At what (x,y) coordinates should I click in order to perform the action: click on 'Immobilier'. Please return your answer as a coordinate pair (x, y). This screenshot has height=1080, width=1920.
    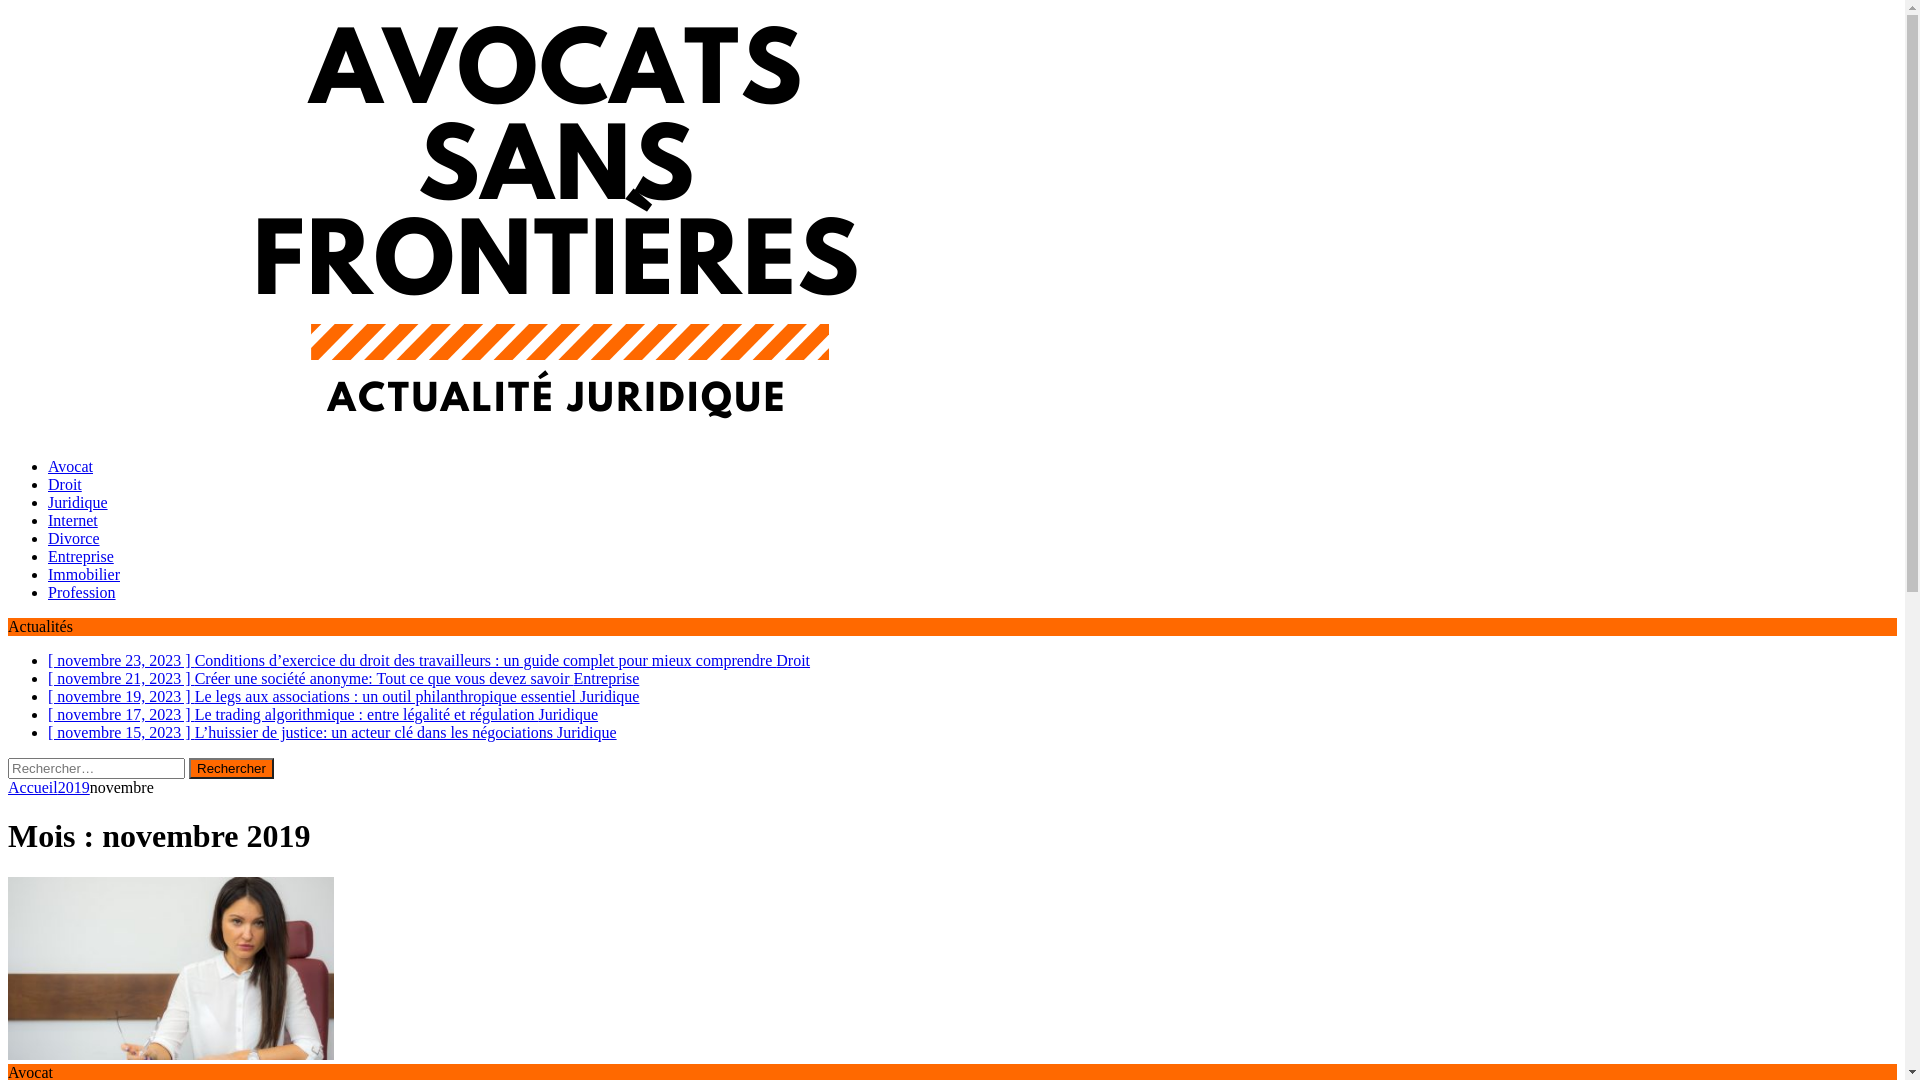
    Looking at the image, I should click on (82, 574).